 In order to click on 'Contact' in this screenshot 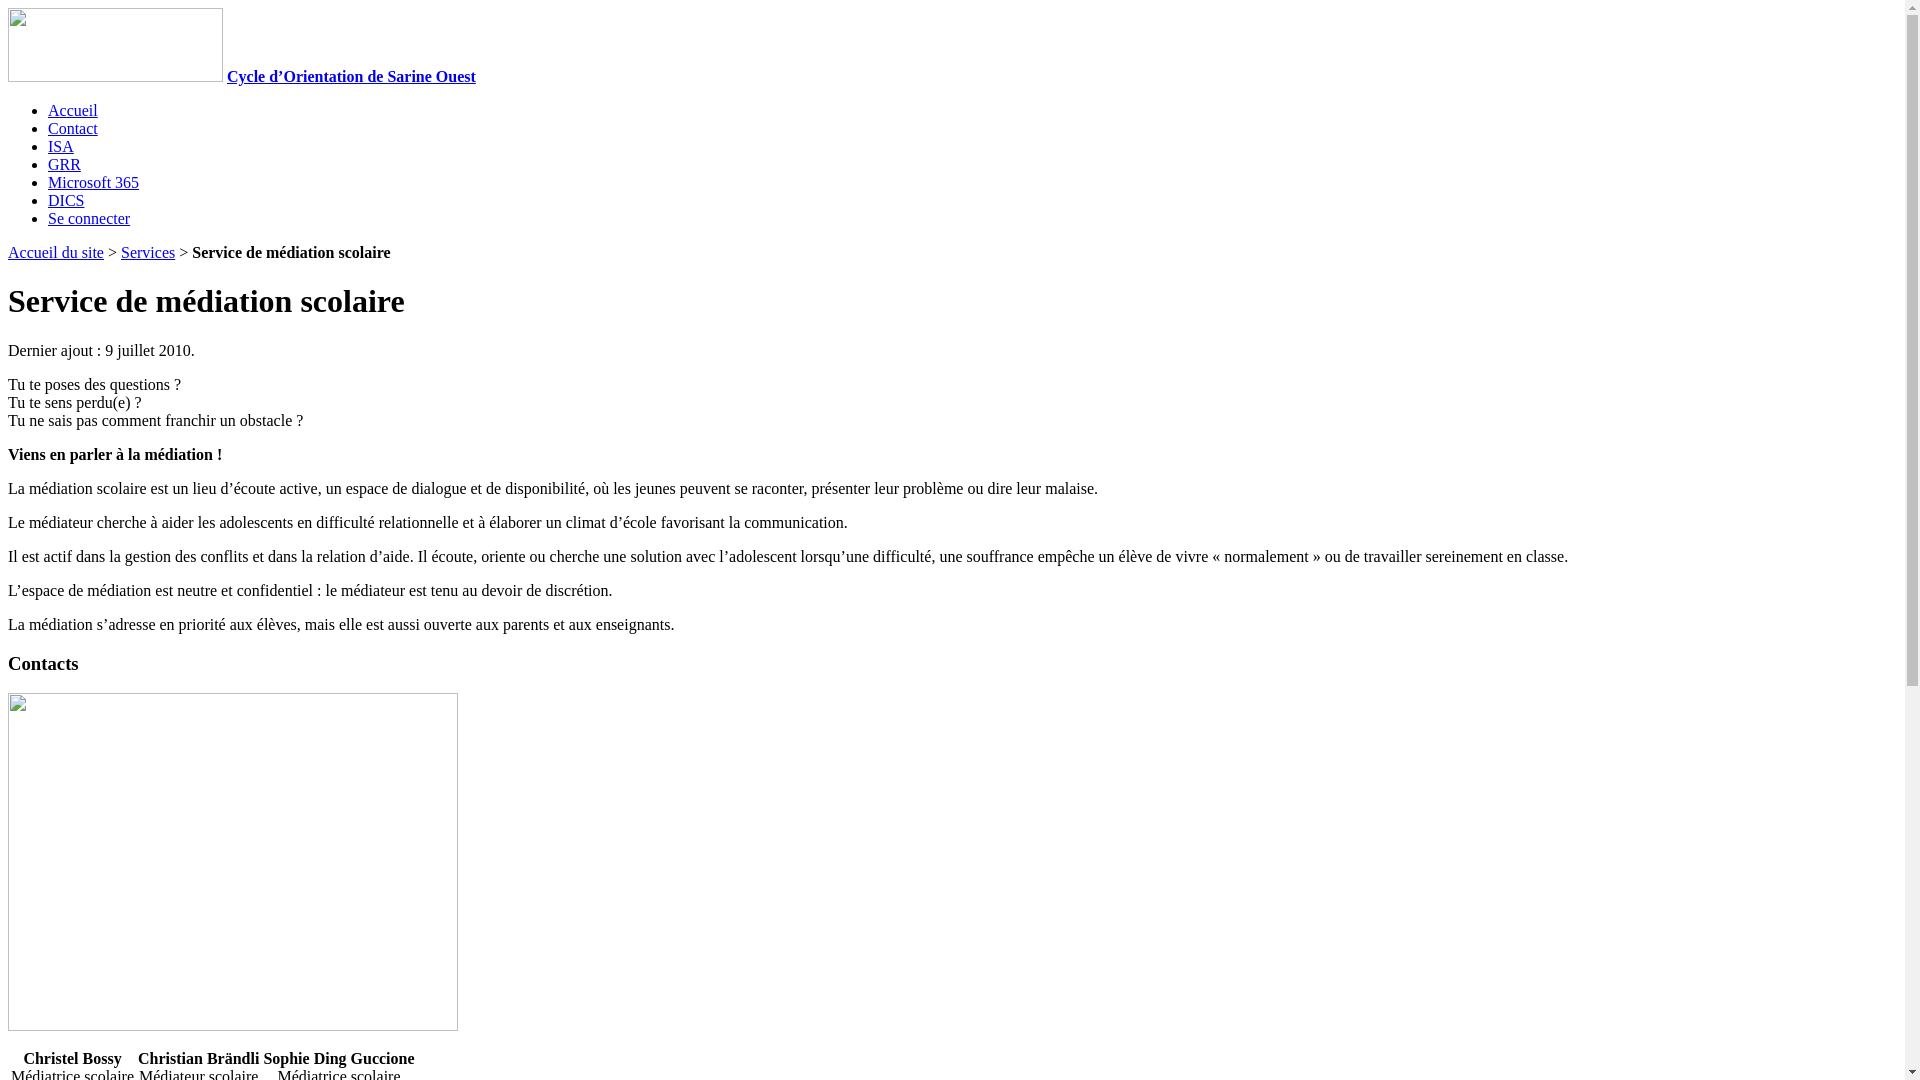, I will do `click(72, 128)`.